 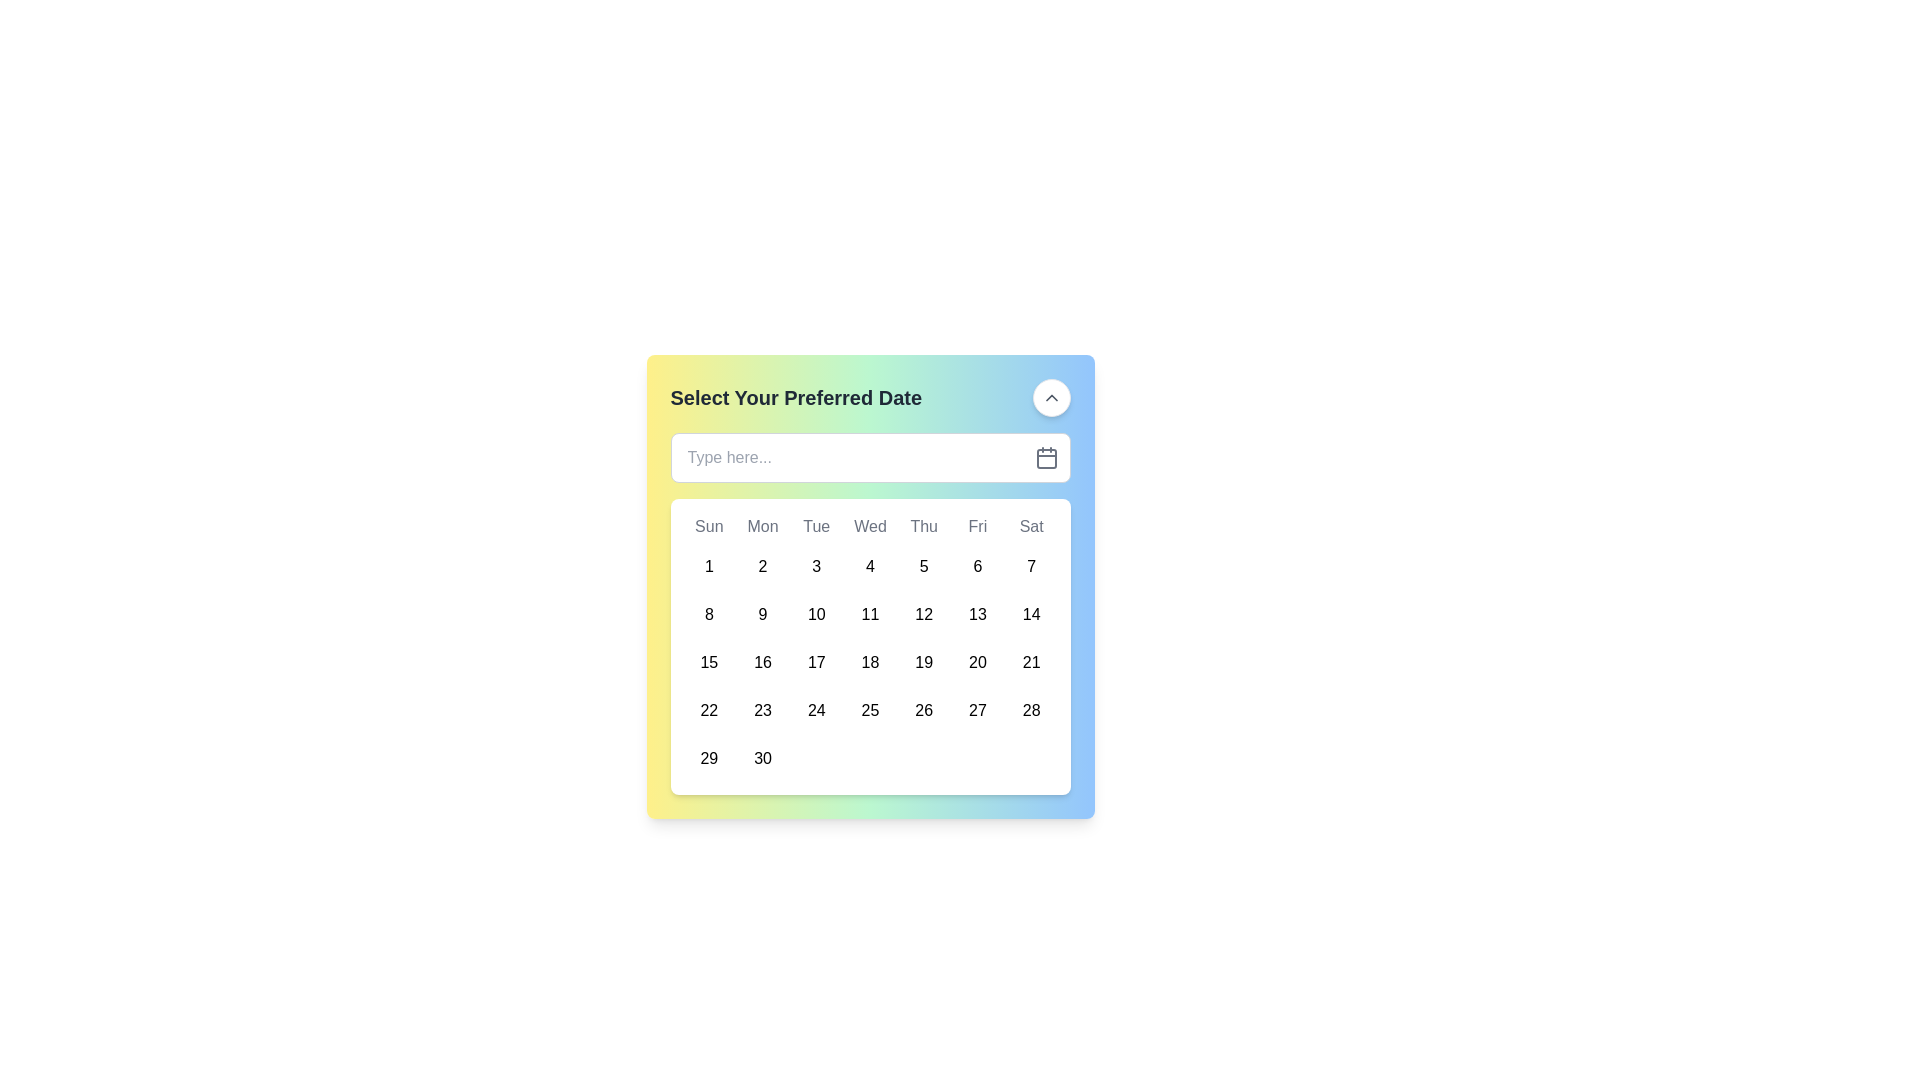 What do you see at coordinates (1031, 613) in the screenshot?
I see `the rounded clickable button labeled '14' in the calendar grid under the 'Sat' column` at bounding box center [1031, 613].